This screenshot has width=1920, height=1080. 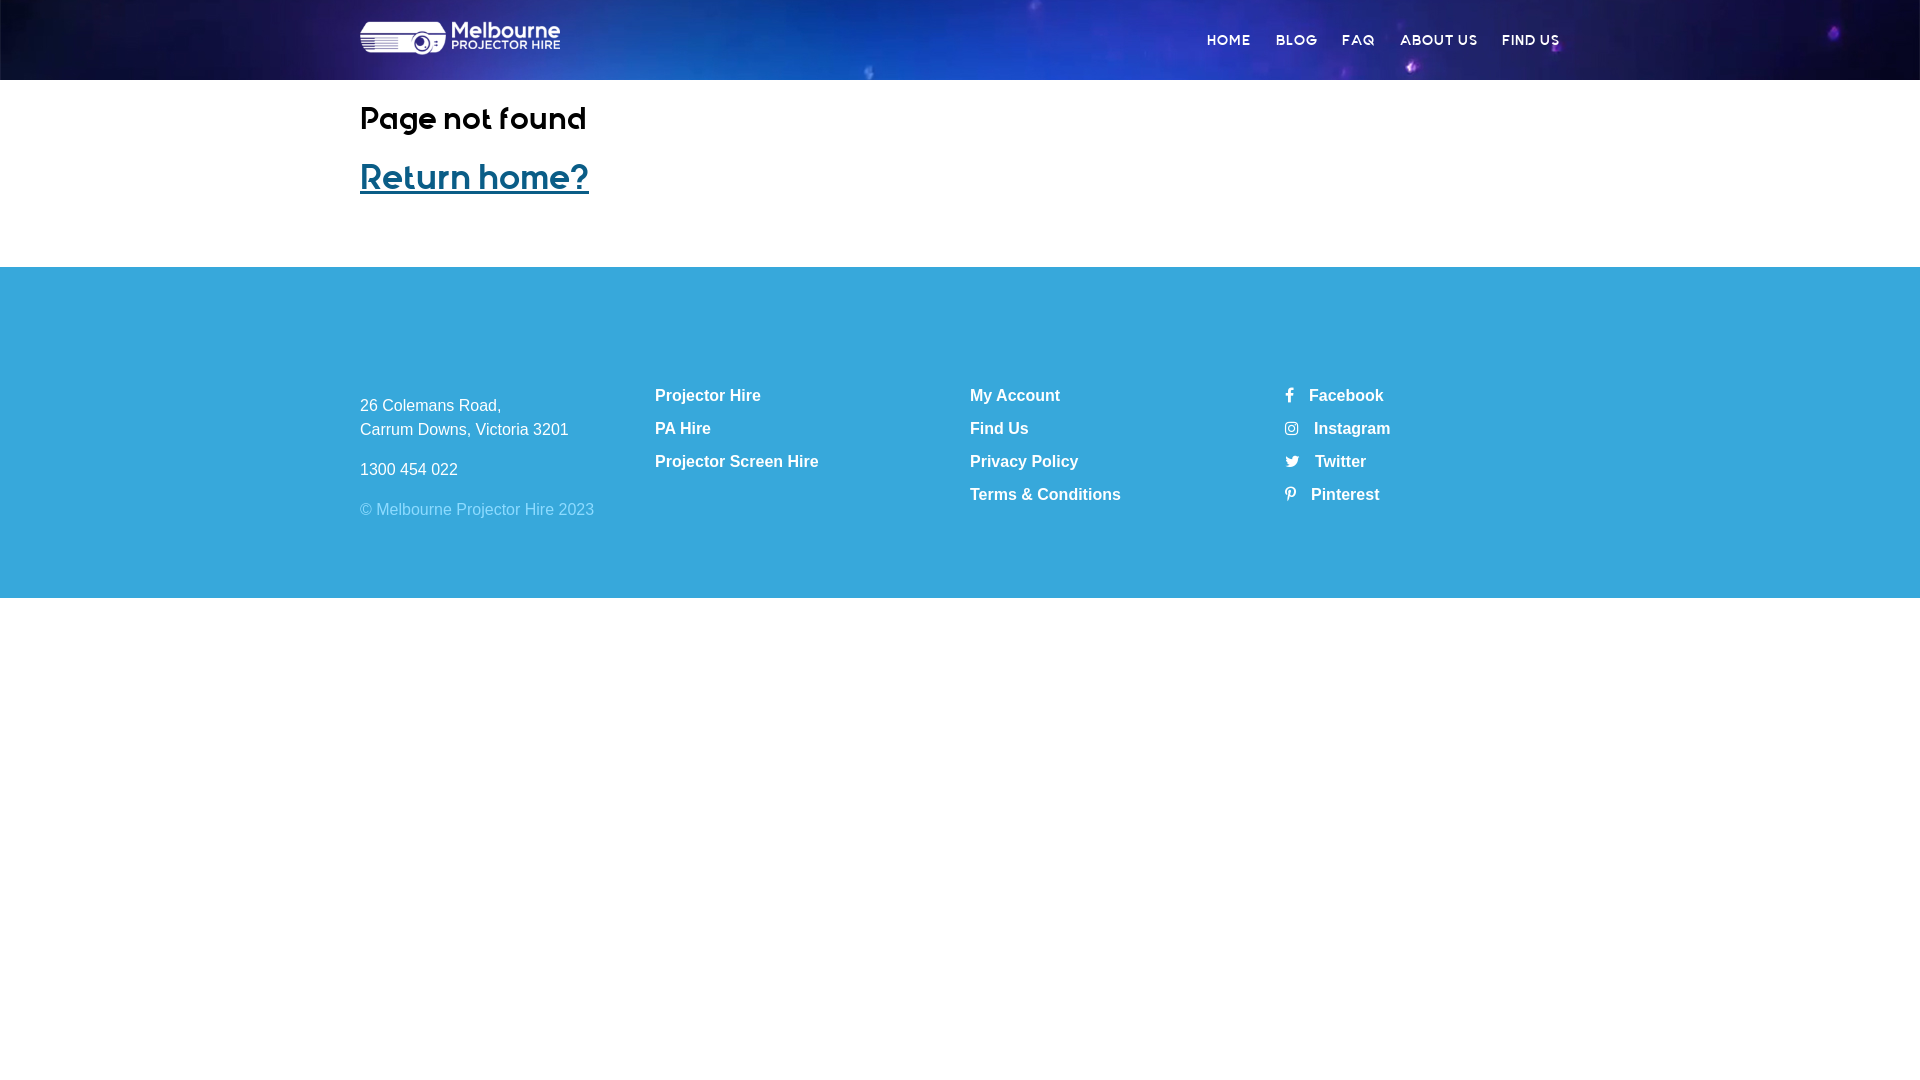 I want to click on 'FAQ', so click(x=1358, y=40).